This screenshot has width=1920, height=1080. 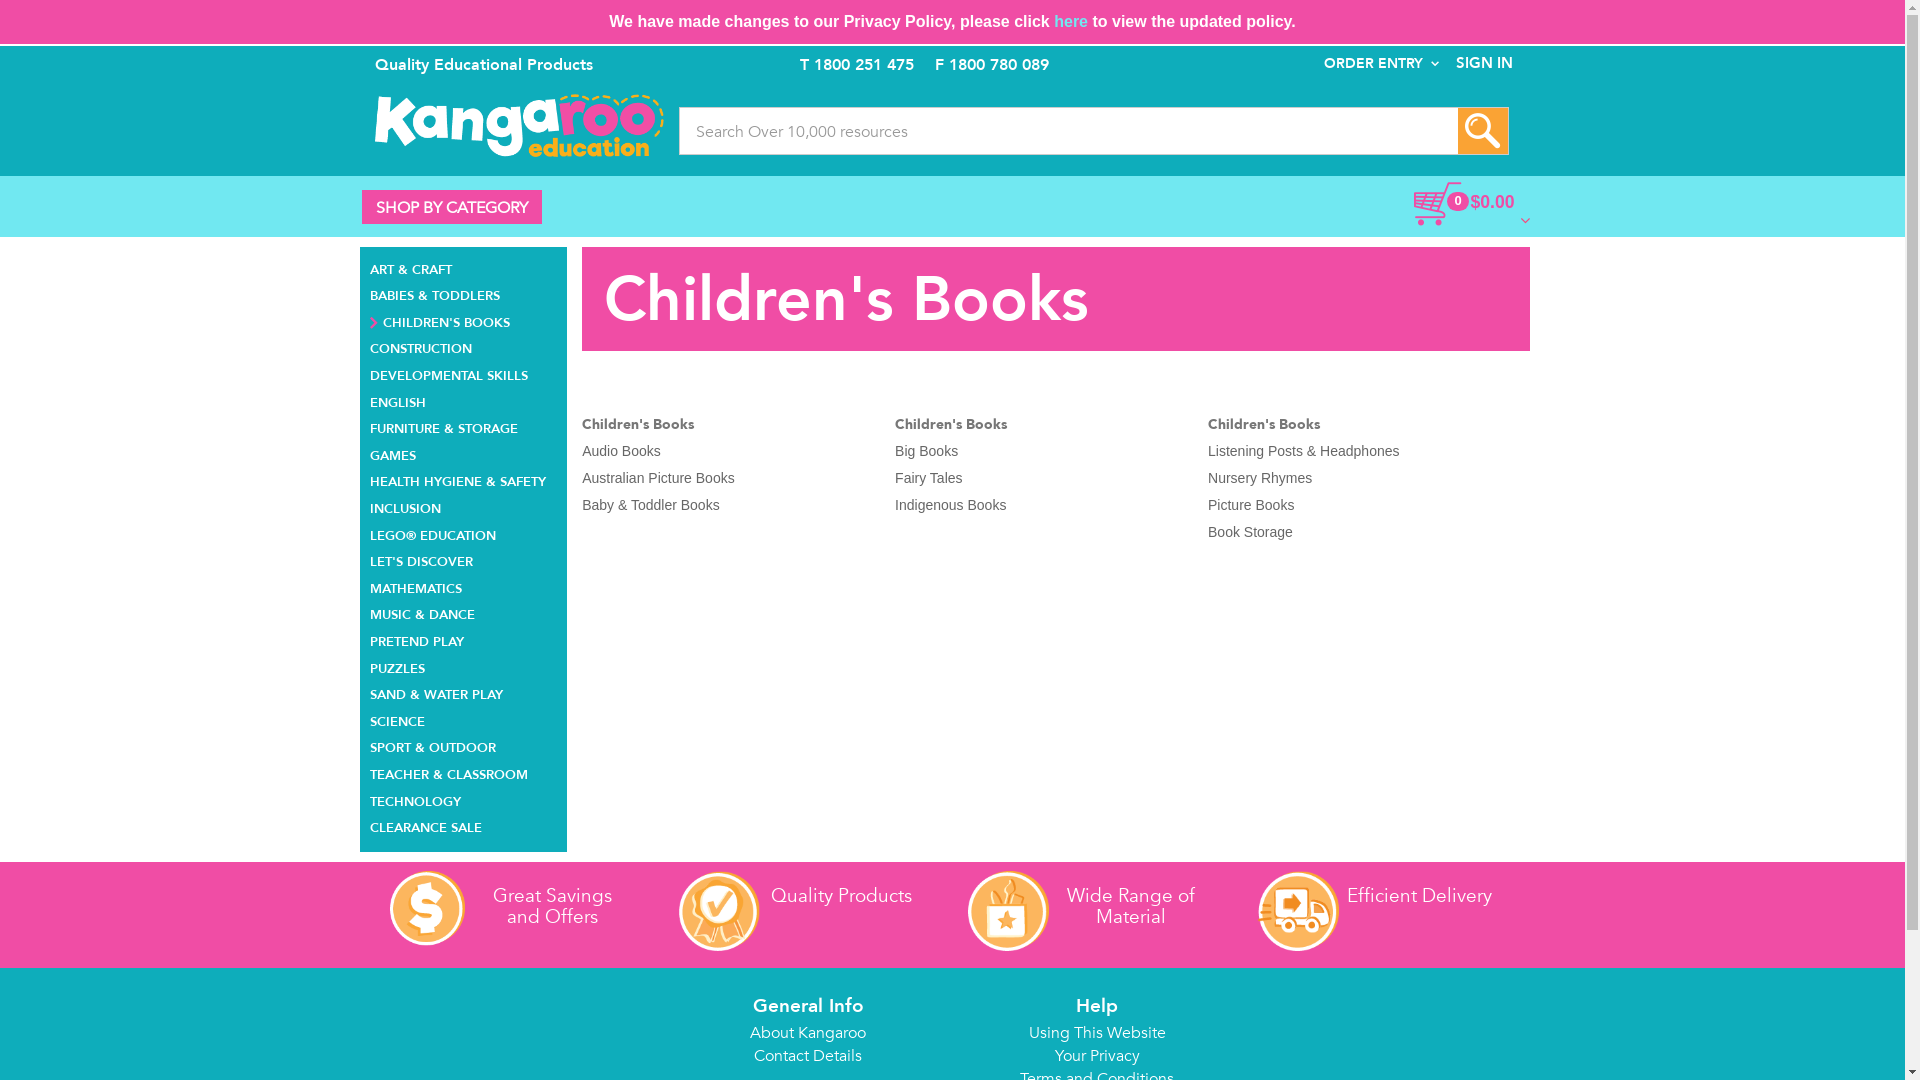 What do you see at coordinates (369, 666) in the screenshot?
I see `'PUZZLES'` at bounding box center [369, 666].